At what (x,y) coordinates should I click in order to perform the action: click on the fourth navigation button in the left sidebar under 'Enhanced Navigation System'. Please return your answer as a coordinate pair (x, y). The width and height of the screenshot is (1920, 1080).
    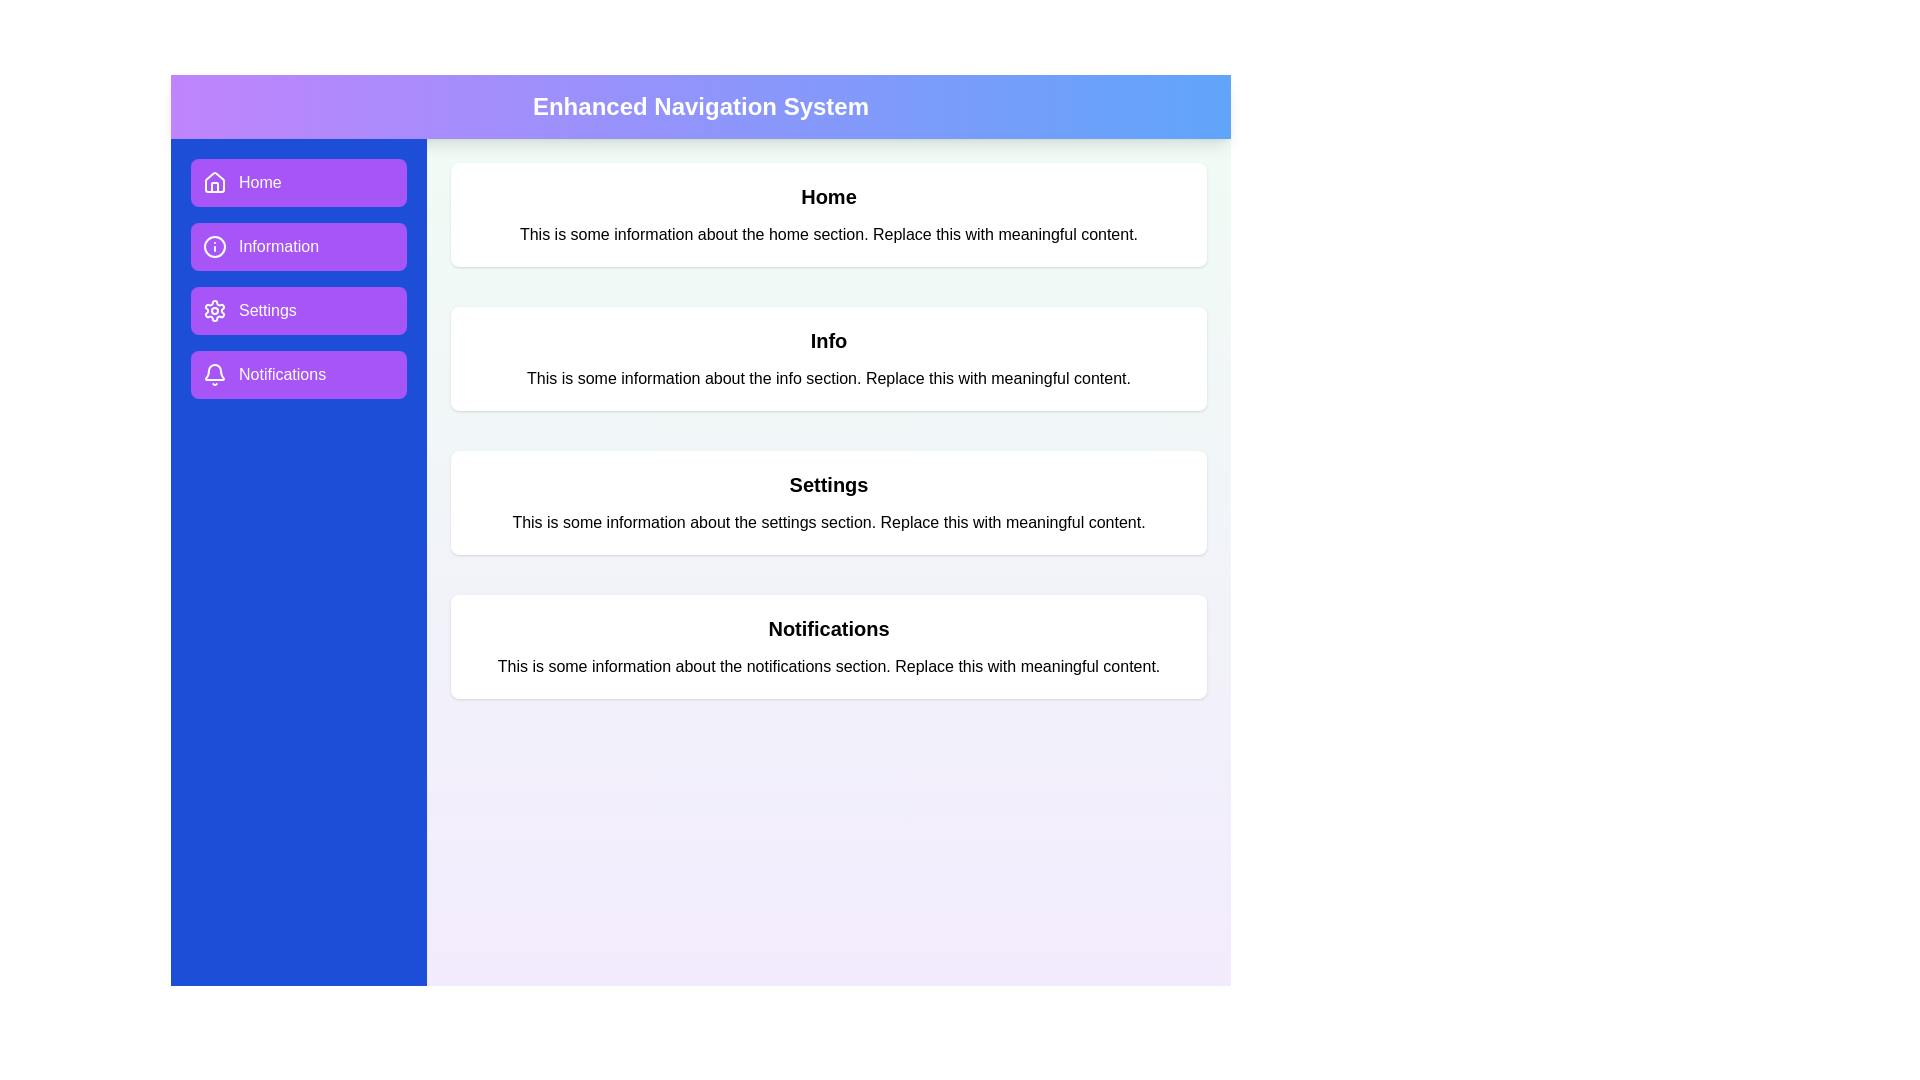
    Looking at the image, I should click on (297, 374).